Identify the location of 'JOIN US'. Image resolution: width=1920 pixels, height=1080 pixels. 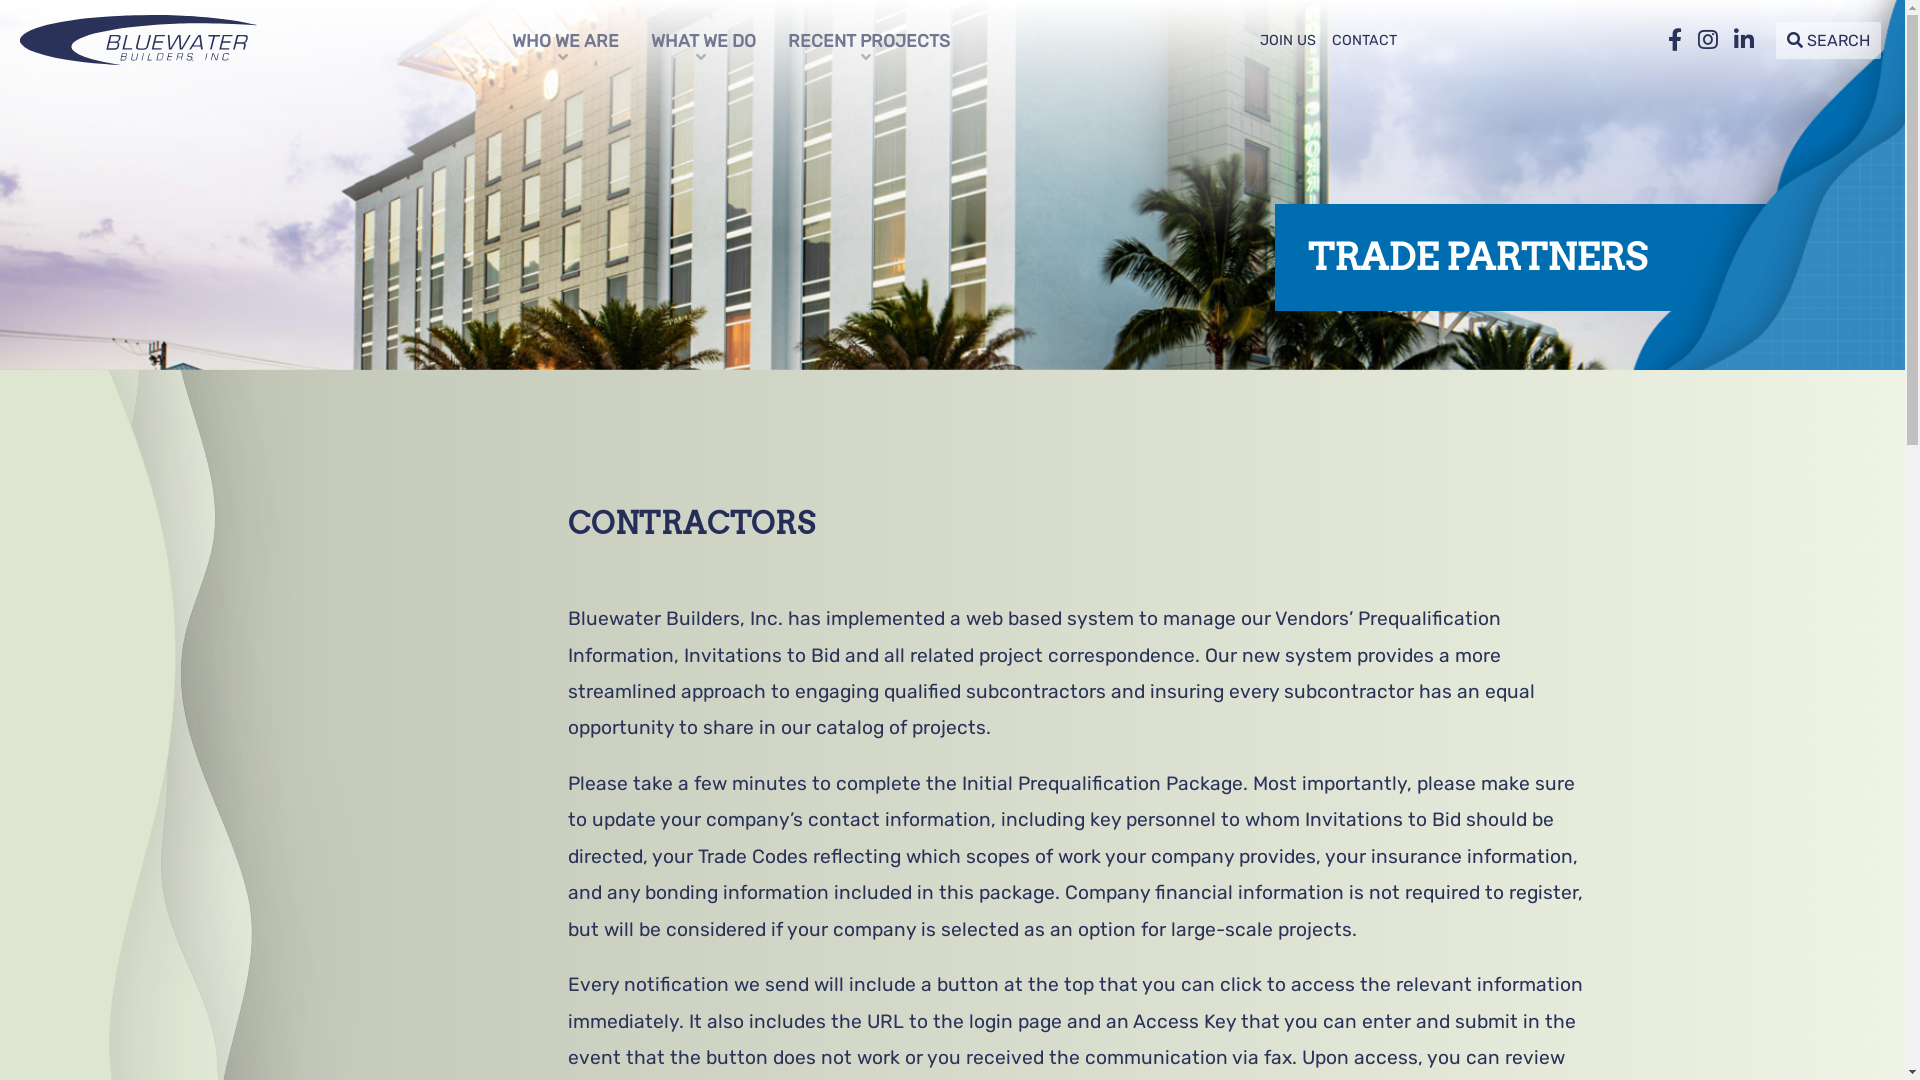
(1287, 41).